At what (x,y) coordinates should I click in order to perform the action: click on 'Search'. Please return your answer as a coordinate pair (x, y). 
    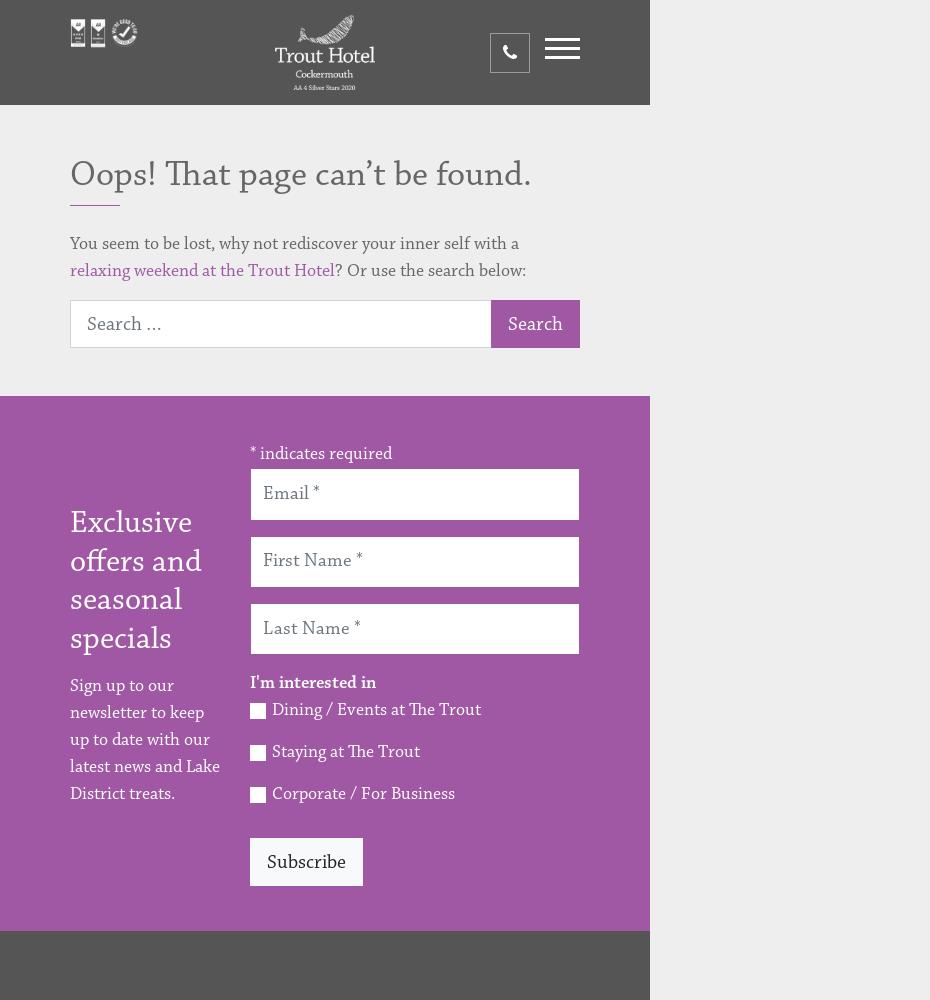
    Looking at the image, I should click on (534, 323).